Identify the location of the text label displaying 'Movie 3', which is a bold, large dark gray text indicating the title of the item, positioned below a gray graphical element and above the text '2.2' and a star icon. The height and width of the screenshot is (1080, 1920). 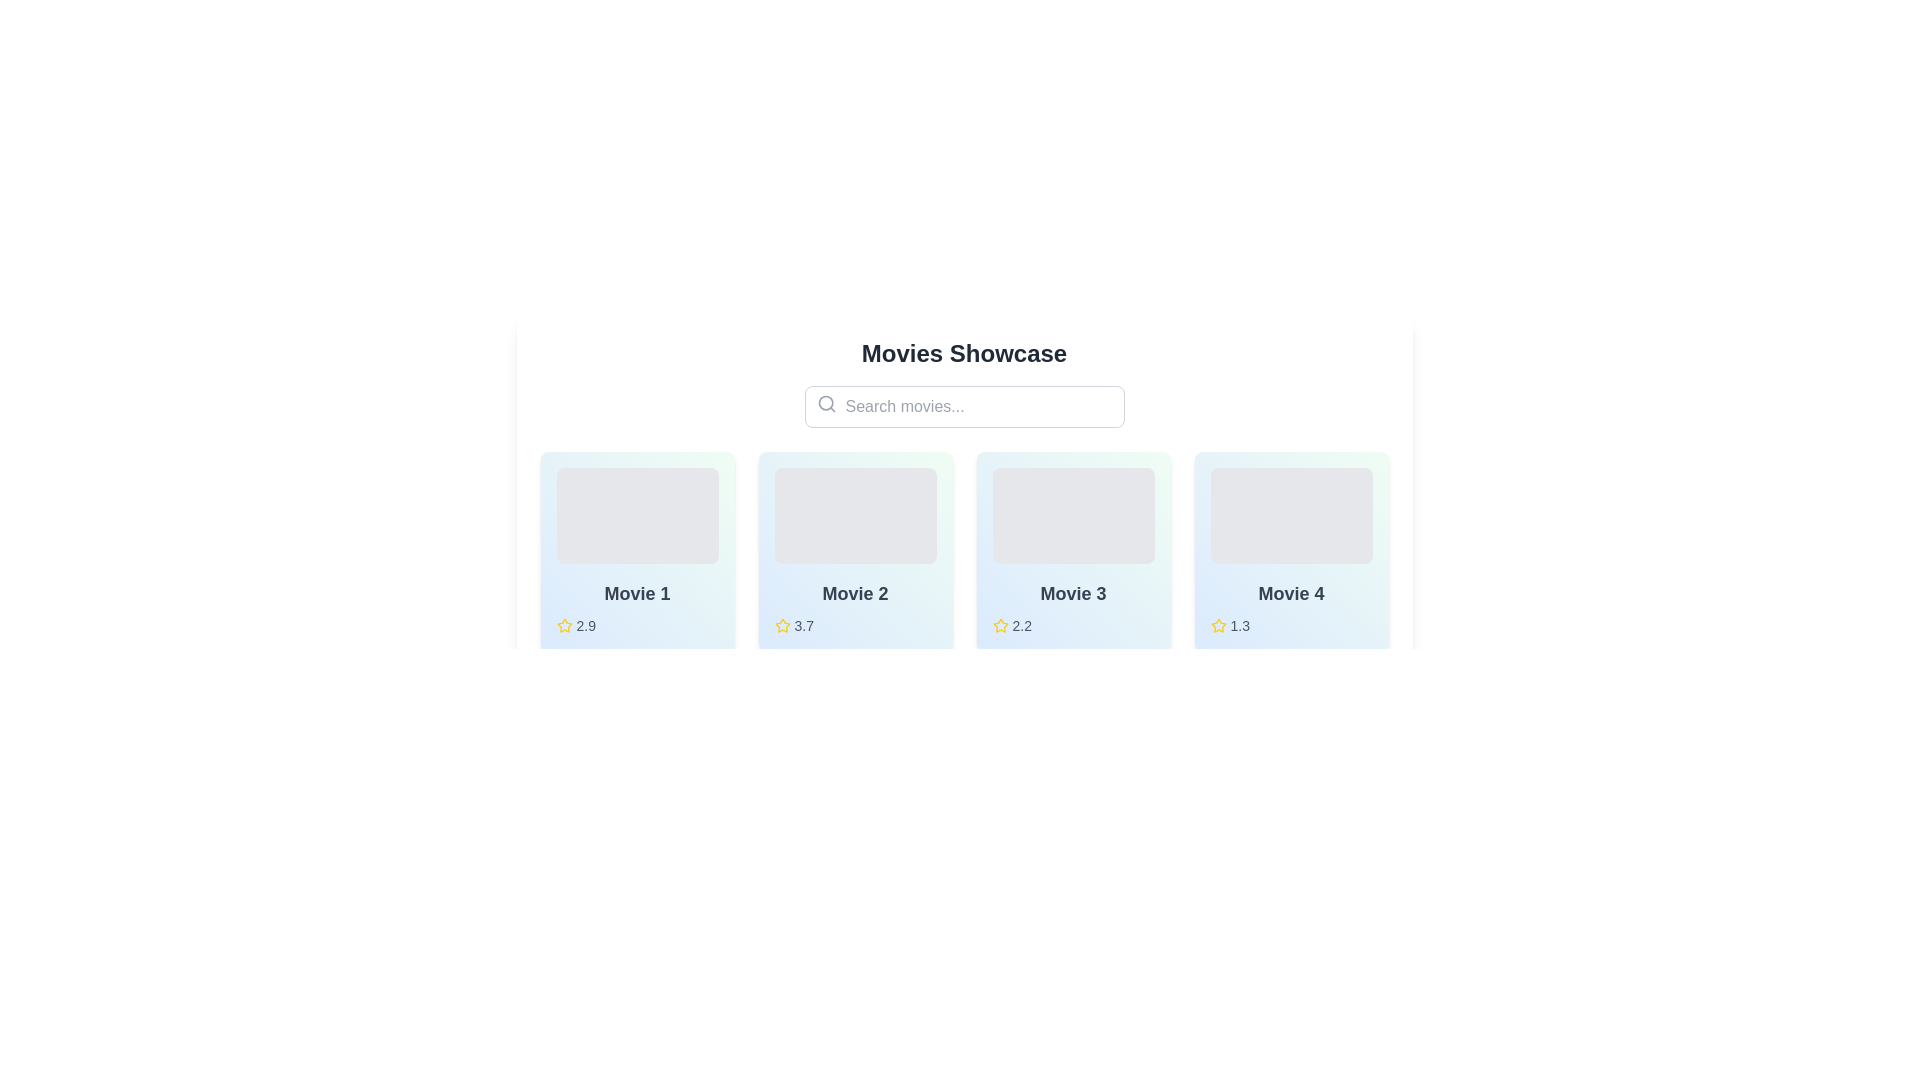
(1072, 593).